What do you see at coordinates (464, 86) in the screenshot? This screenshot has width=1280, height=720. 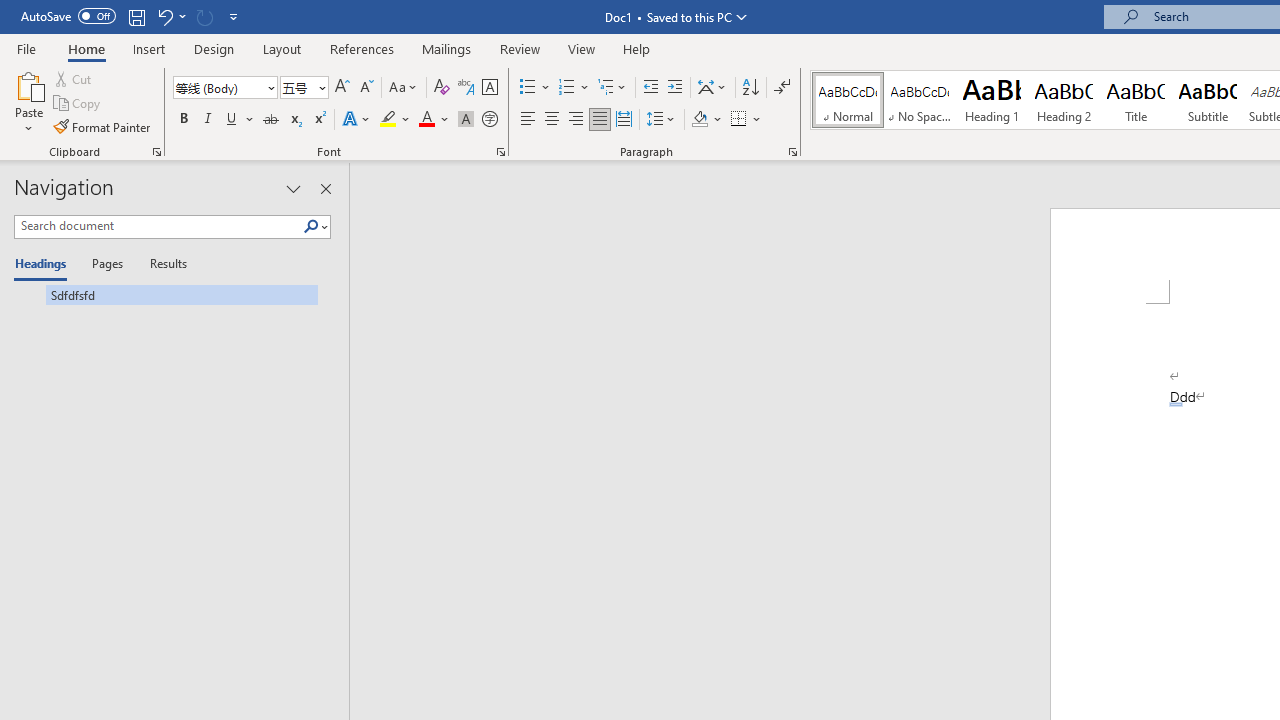 I see `'Phonetic Guide...'` at bounding box center [464, 86].